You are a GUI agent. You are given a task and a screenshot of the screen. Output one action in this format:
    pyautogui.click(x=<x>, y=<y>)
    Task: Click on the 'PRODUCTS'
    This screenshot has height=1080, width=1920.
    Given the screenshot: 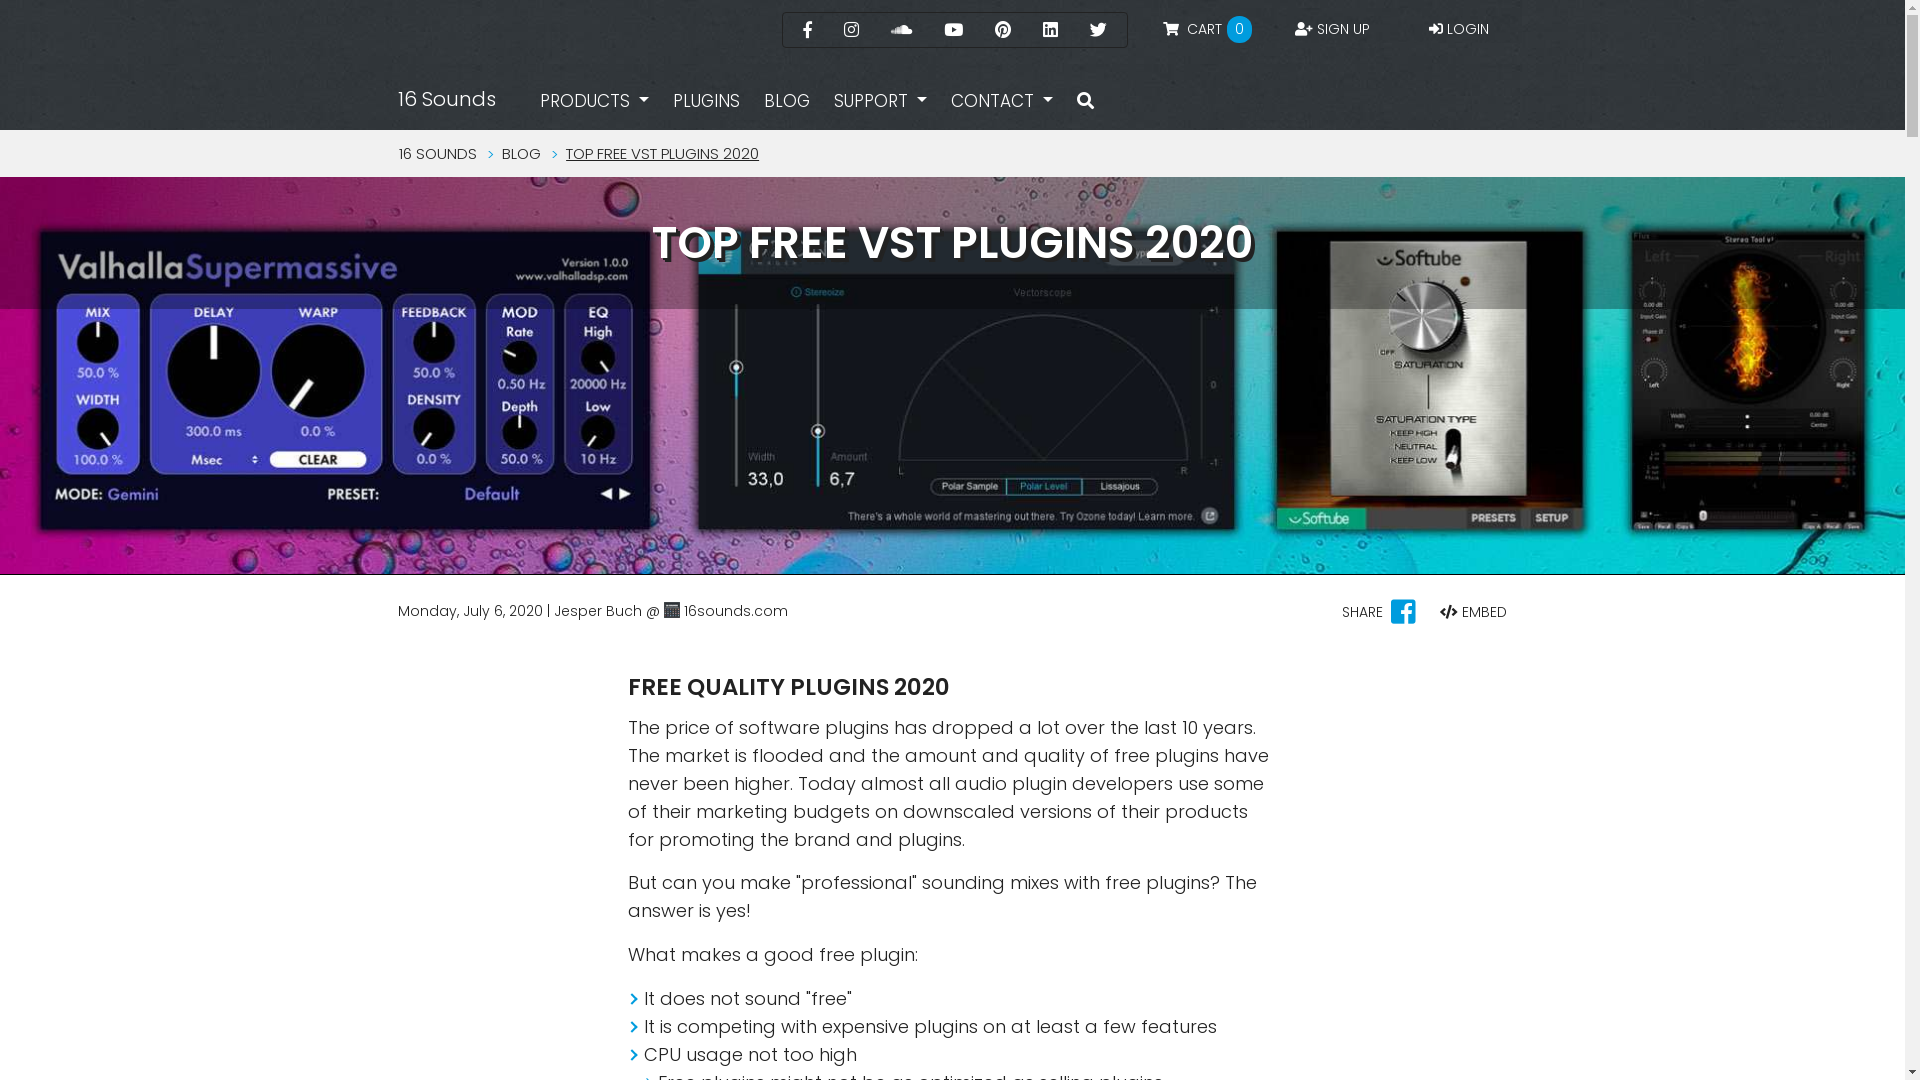 What is the action you would take?
    pyautogui.click(x=593, y=100)
    